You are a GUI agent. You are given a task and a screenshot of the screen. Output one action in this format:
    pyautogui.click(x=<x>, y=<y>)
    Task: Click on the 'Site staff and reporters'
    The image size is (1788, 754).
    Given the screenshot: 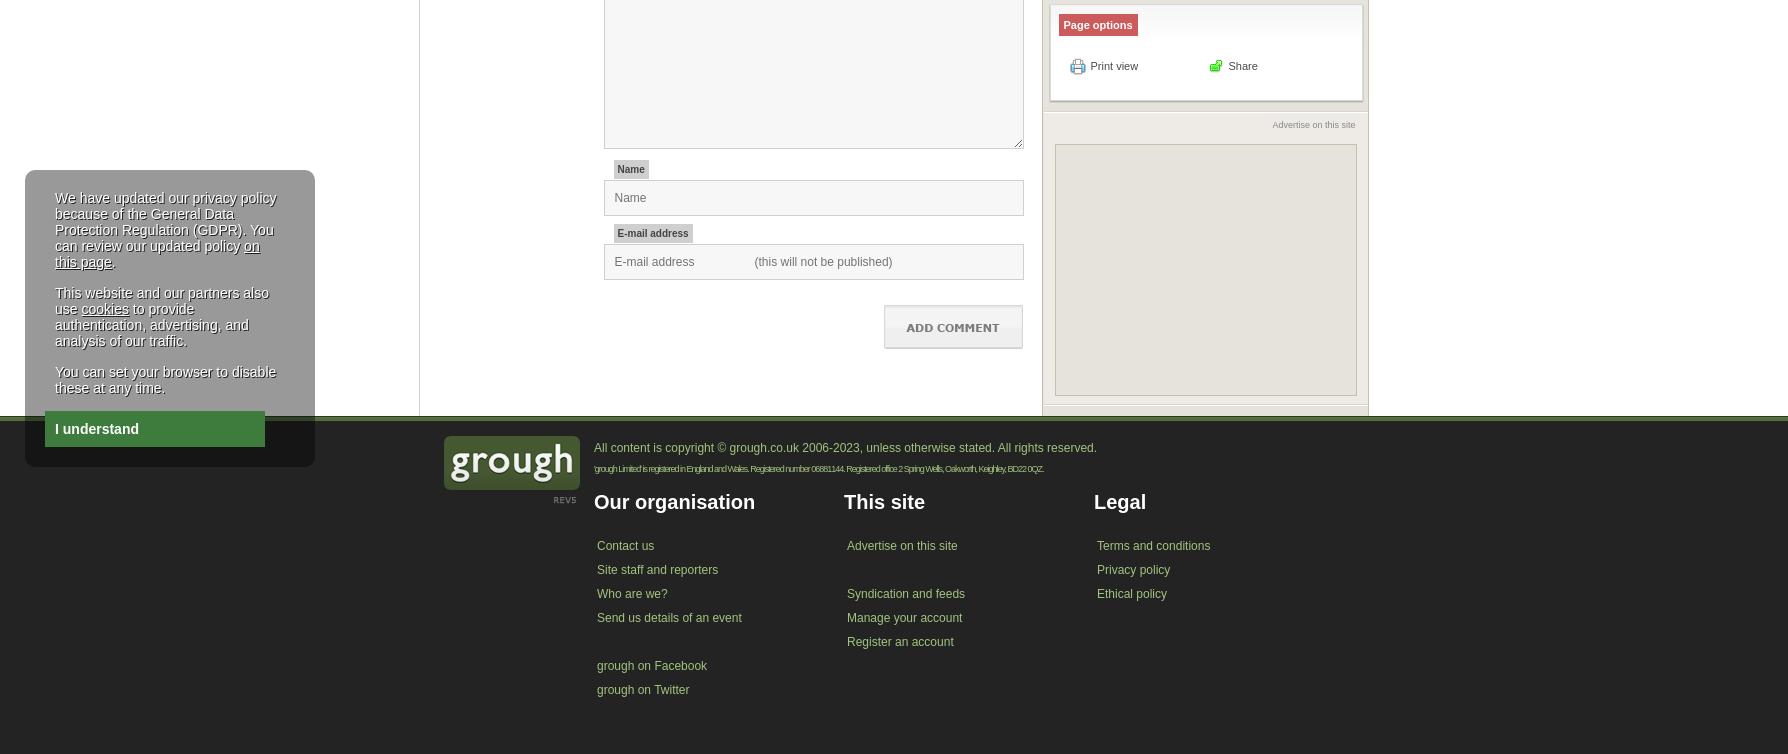 What is the action you would take?
    pyautogui.click(x=657, y=569)
    